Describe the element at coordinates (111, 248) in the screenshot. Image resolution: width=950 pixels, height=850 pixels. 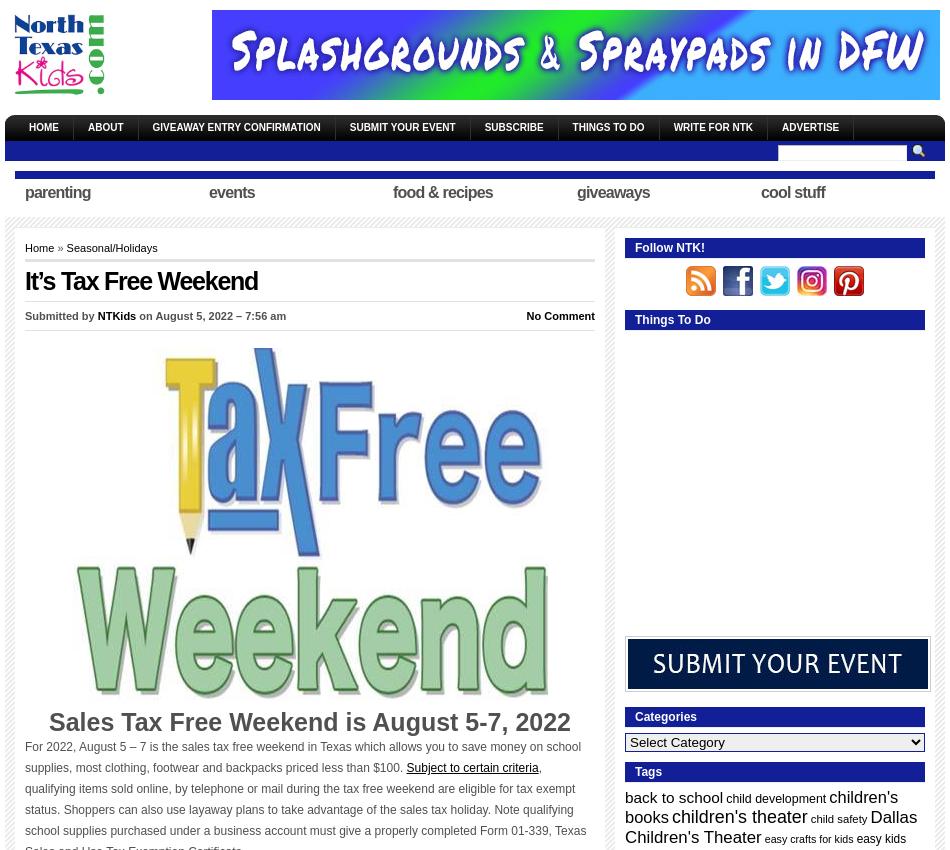
I see `'Seasonal/Holidays'` at that location.